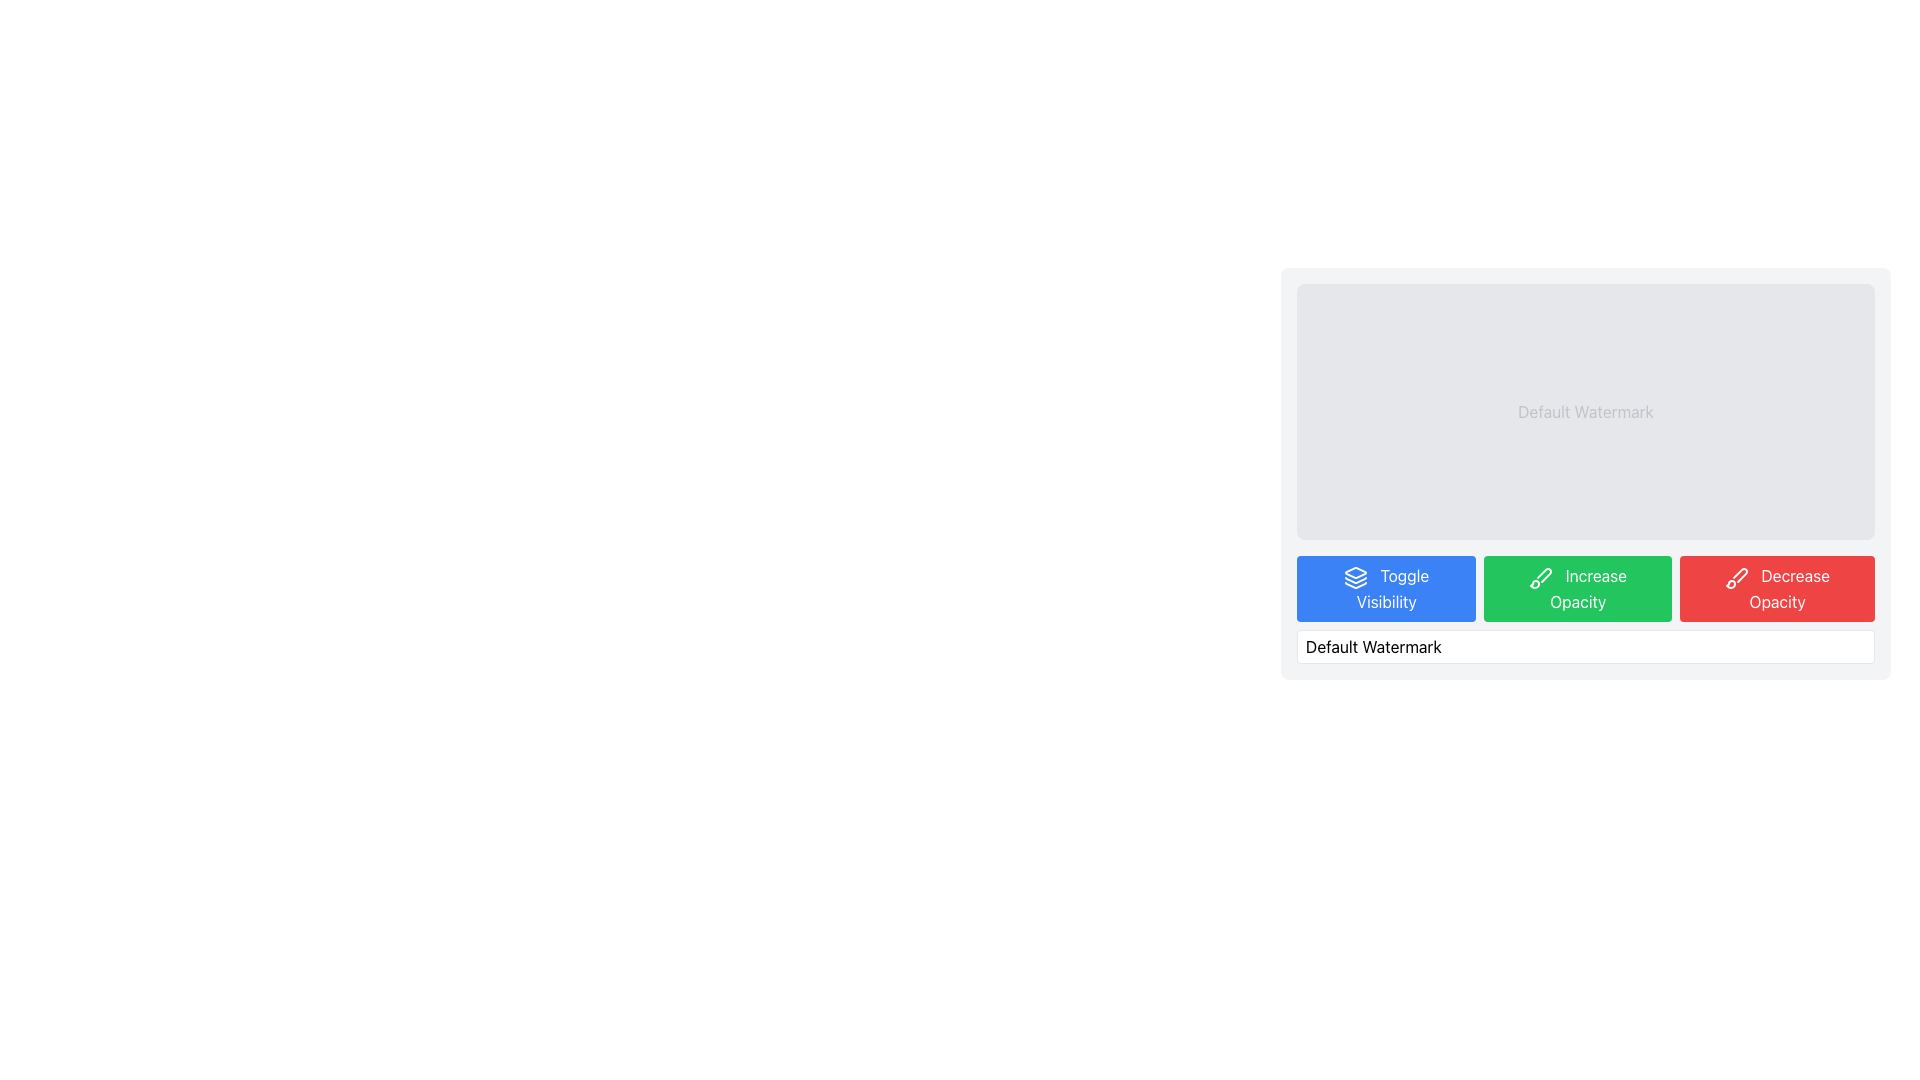 The height and width of the screenshot is (1080, 1920). I want to click on the button located between the blue 'Toggle Visibility' button and the red 'Decrease Opacity' button to increase the opacity of the associated element, so click(1584, 586).